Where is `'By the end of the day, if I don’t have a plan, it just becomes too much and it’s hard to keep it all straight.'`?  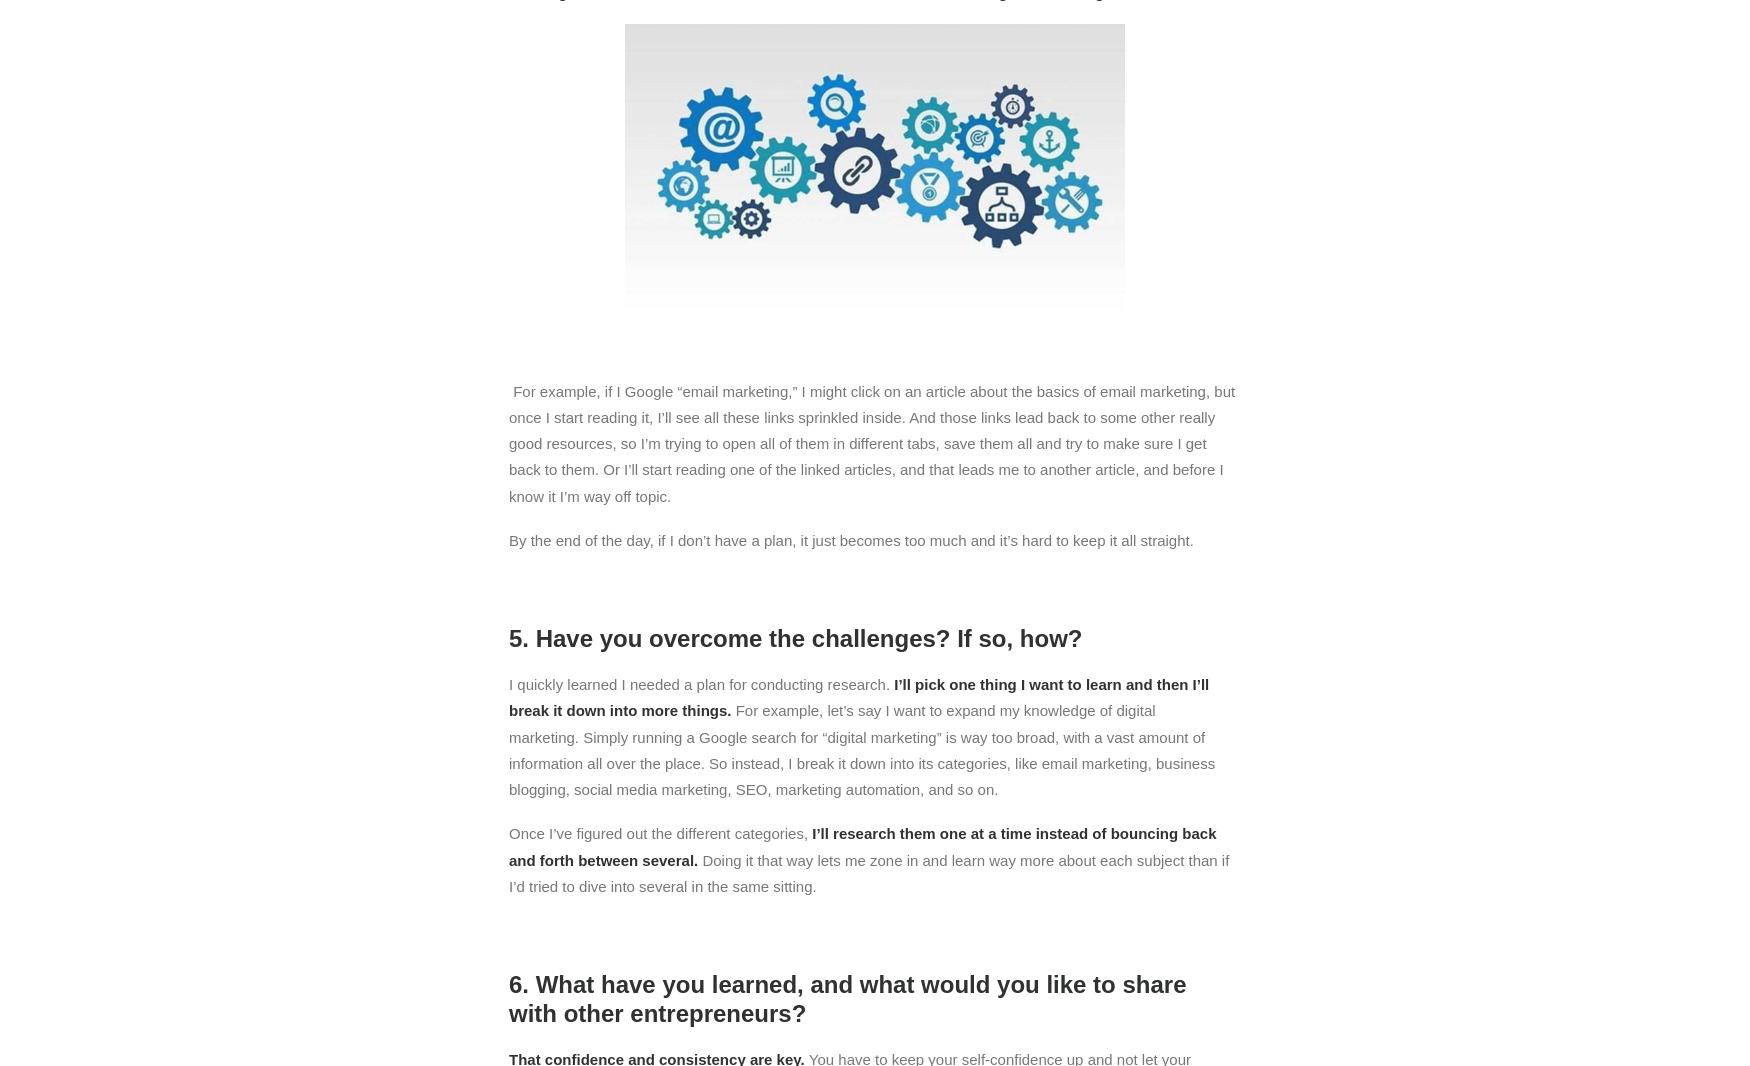
'By the end of the day, if I don’t have a plan, it just becomes too much and it’s hard to keep it all straight.' is located at coordinates (851, 538).